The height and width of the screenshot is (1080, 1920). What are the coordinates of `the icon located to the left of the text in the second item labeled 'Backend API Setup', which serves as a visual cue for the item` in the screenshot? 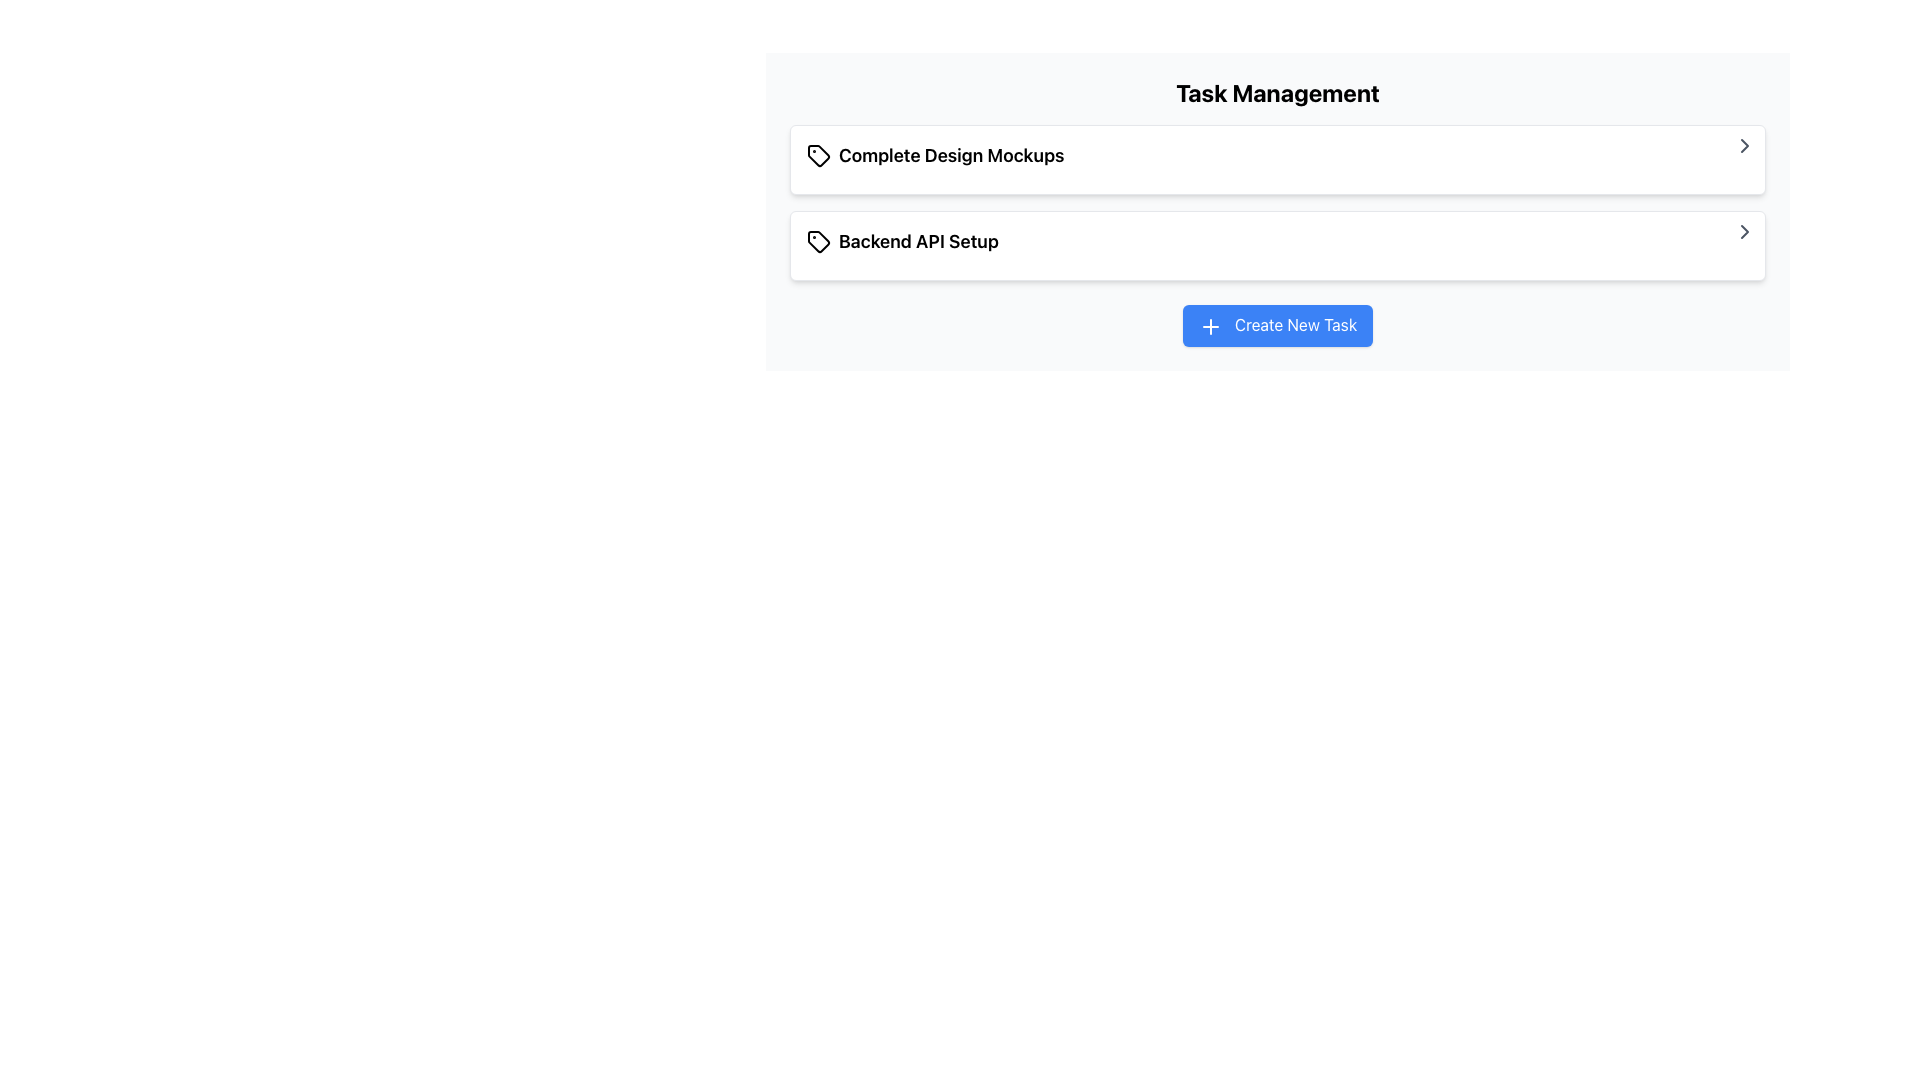 It's located at (819, 241).